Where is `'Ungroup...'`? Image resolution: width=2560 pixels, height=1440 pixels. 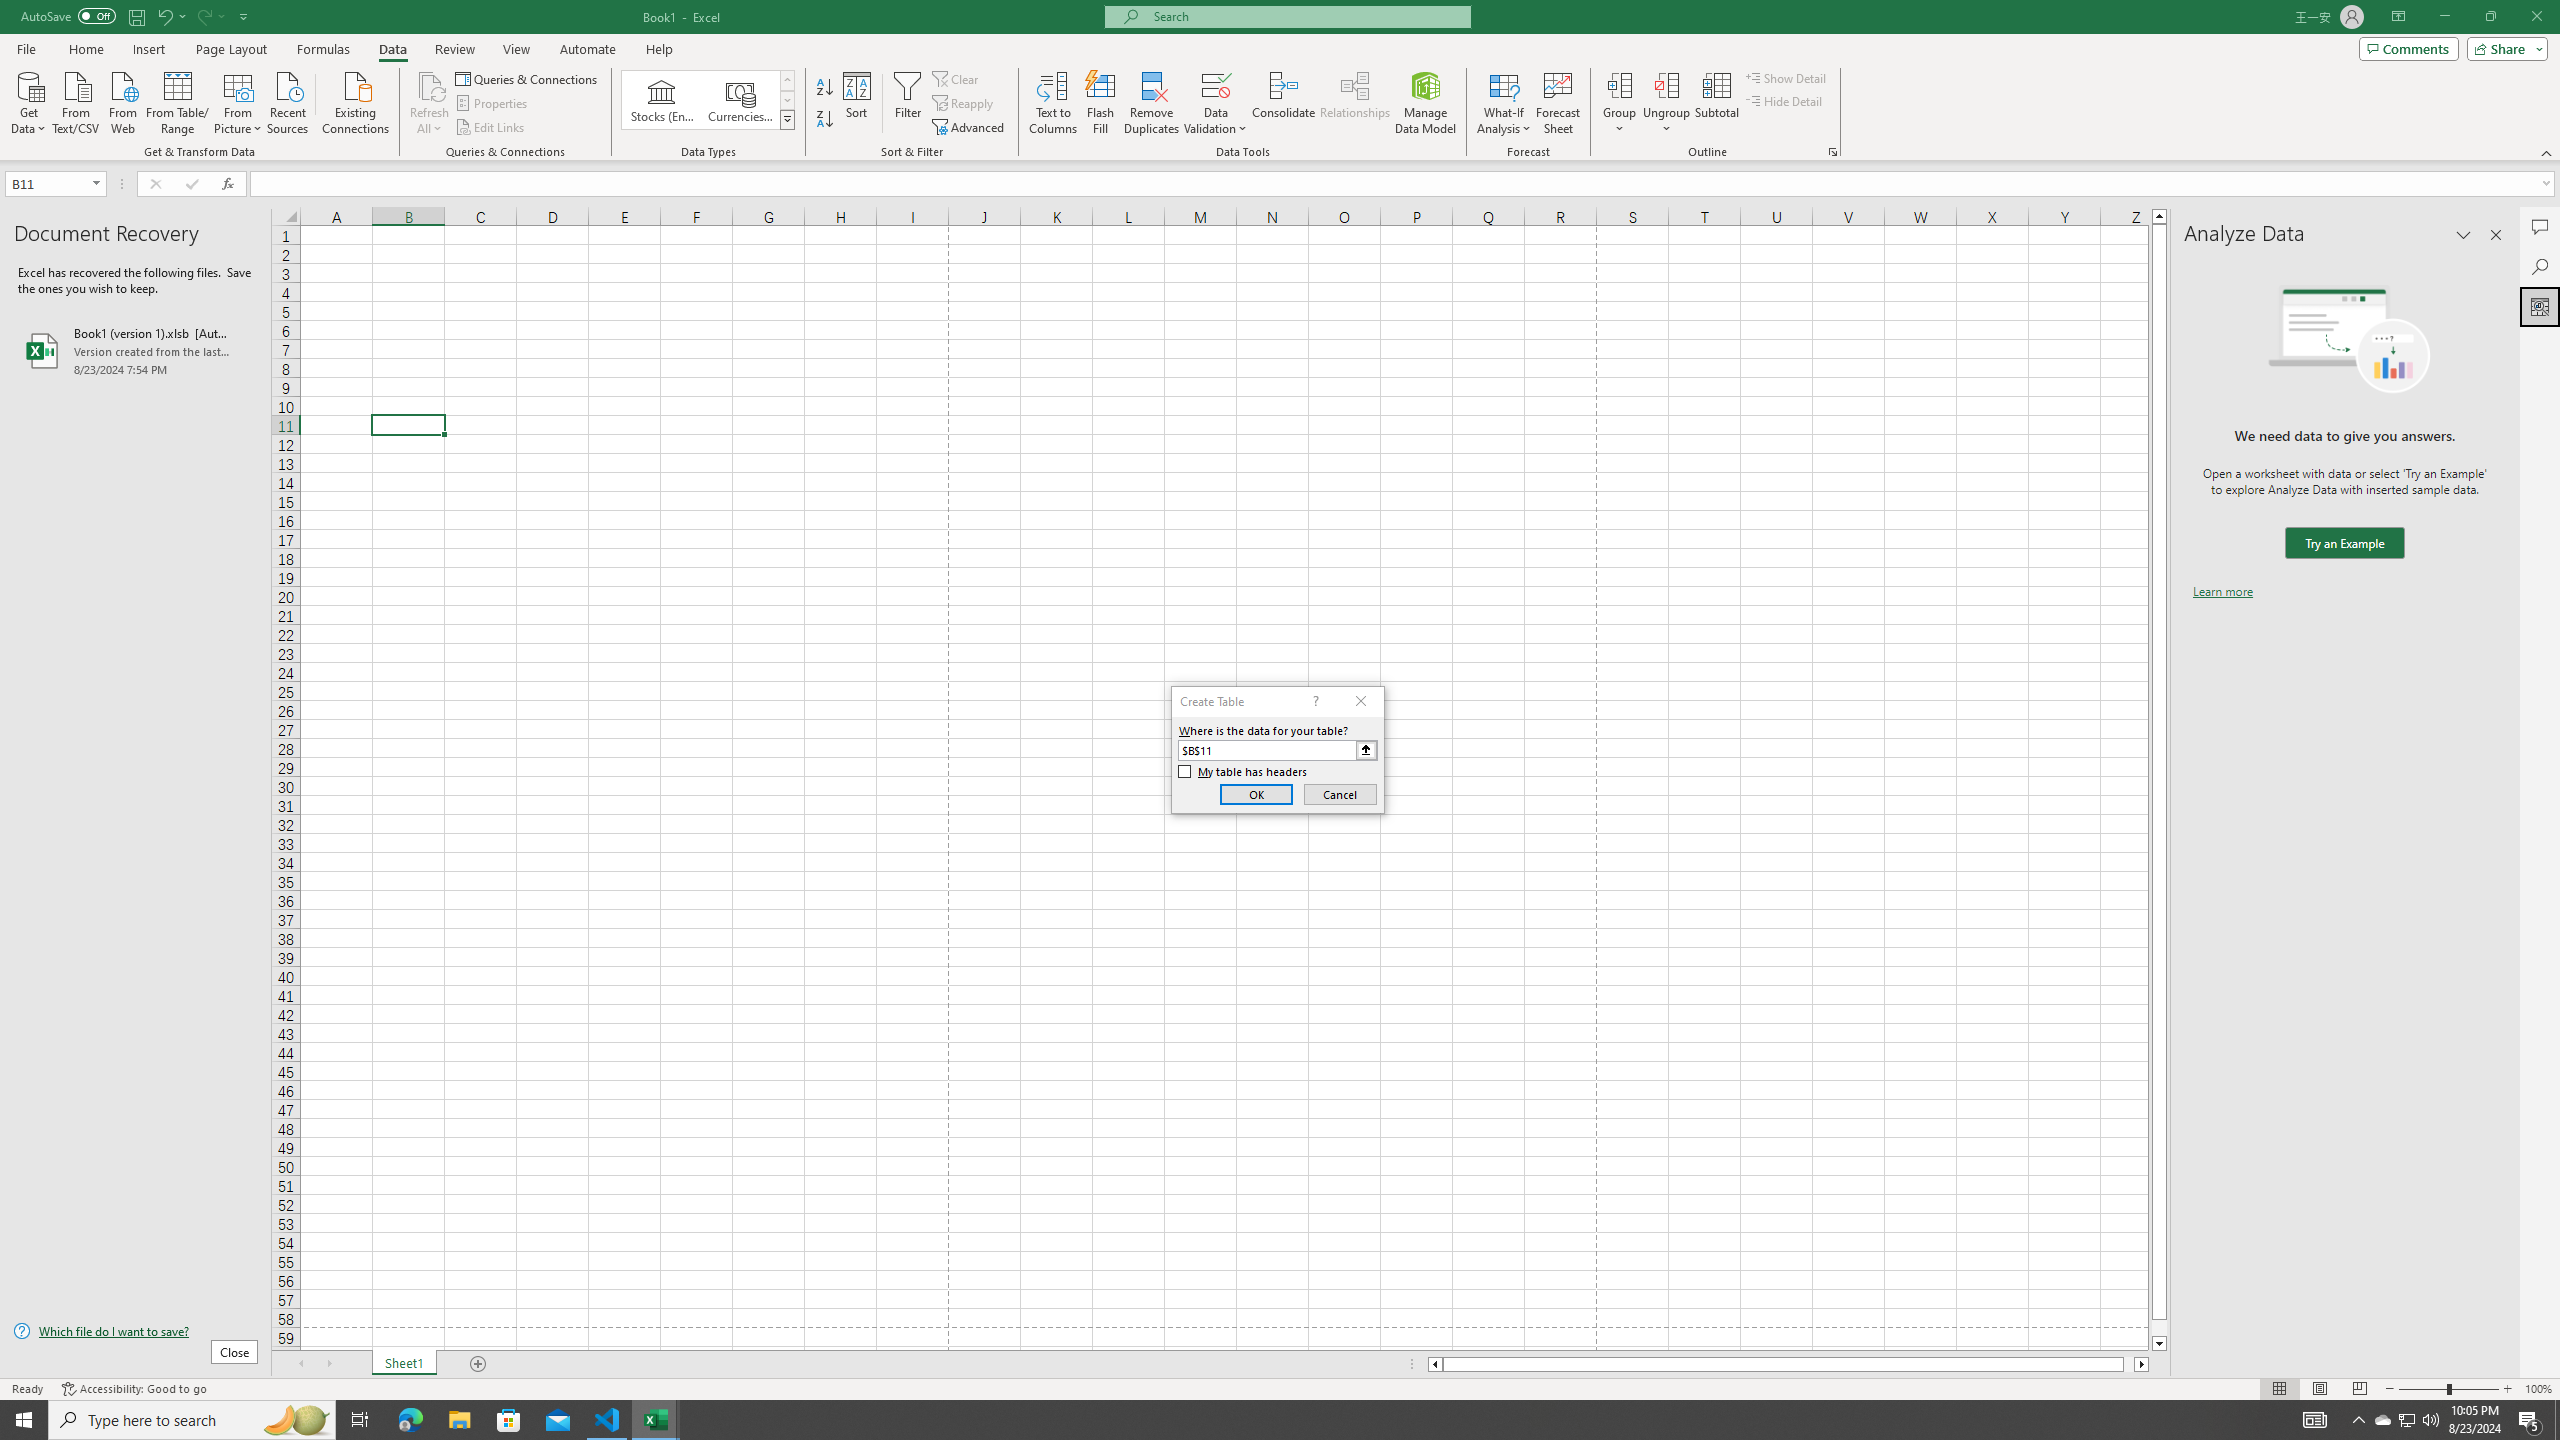 'Ungroup...' is located at coordinates (1666, 84).